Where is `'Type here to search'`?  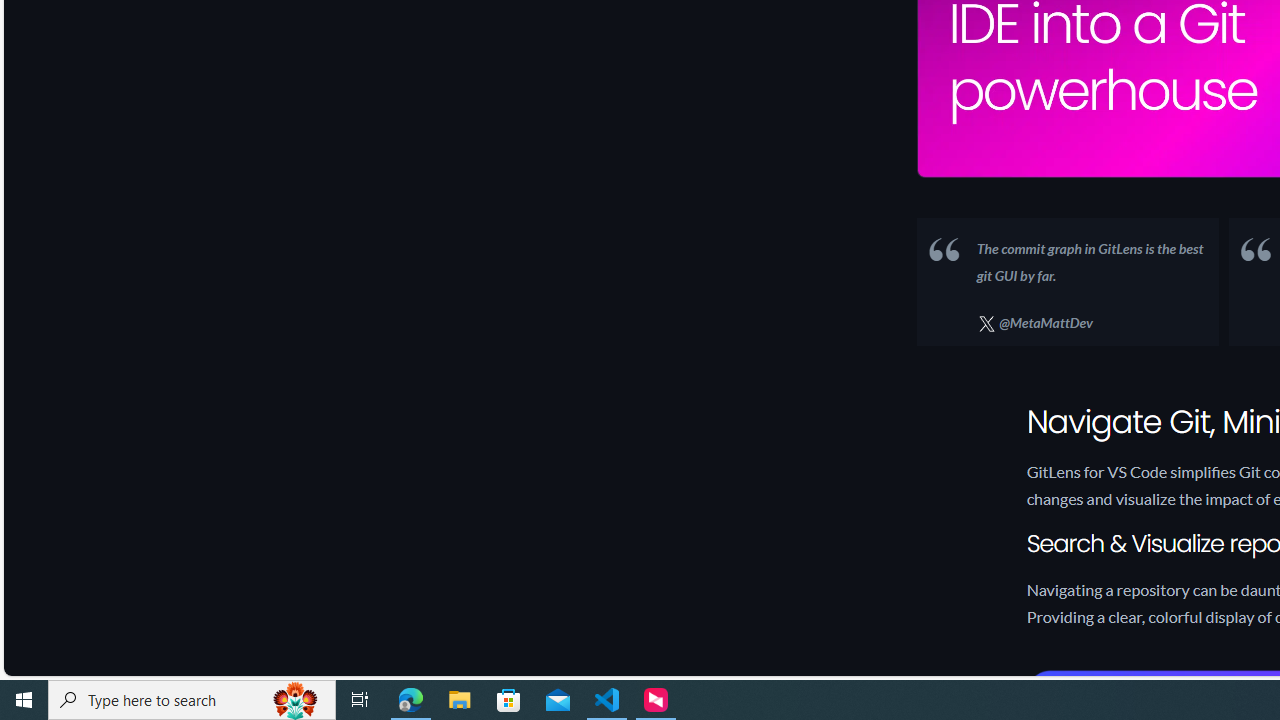 'Type here to search' is located at coordinates (192, 698).